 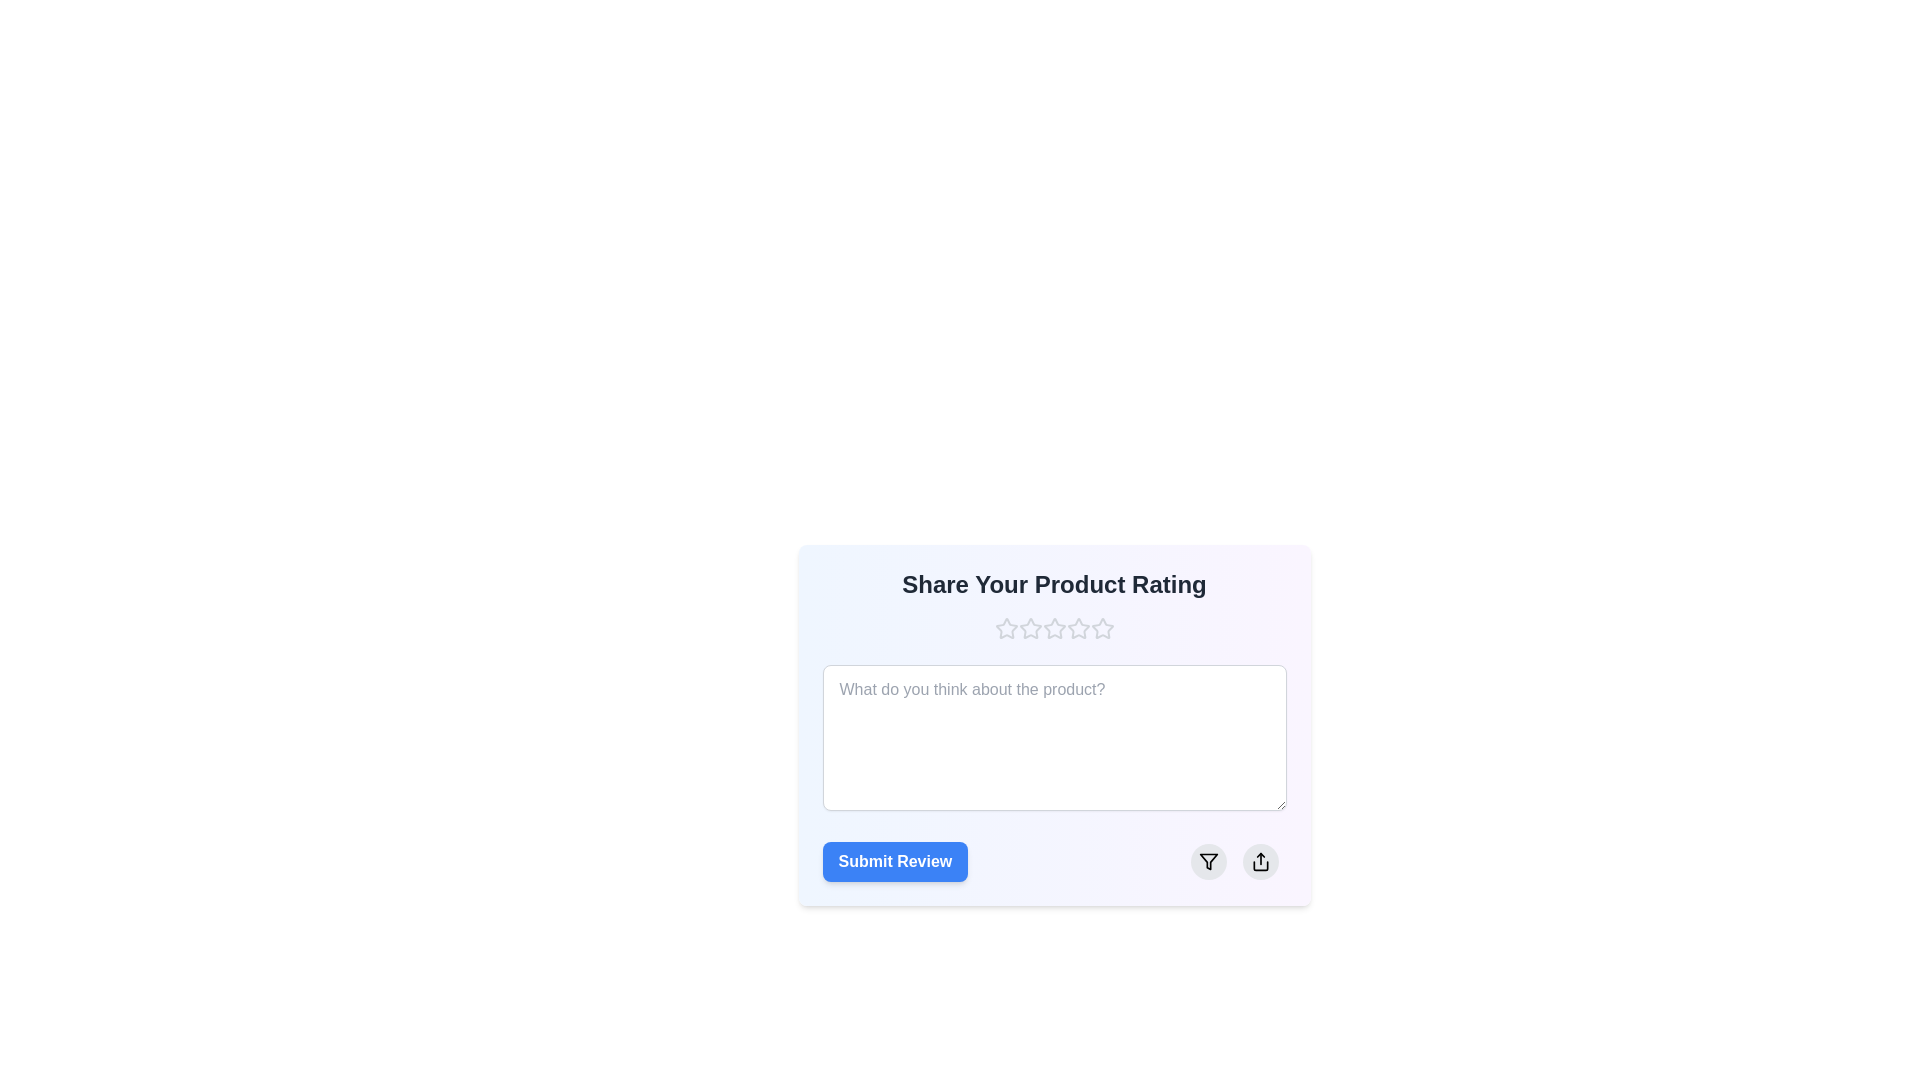 What do you see at coordinates (1006, 627) in the screenshot?
I see `the first star rating icon in the row of five stars, located below the 'Share Your Product Rating' header` at bounding box center [1006, 627].